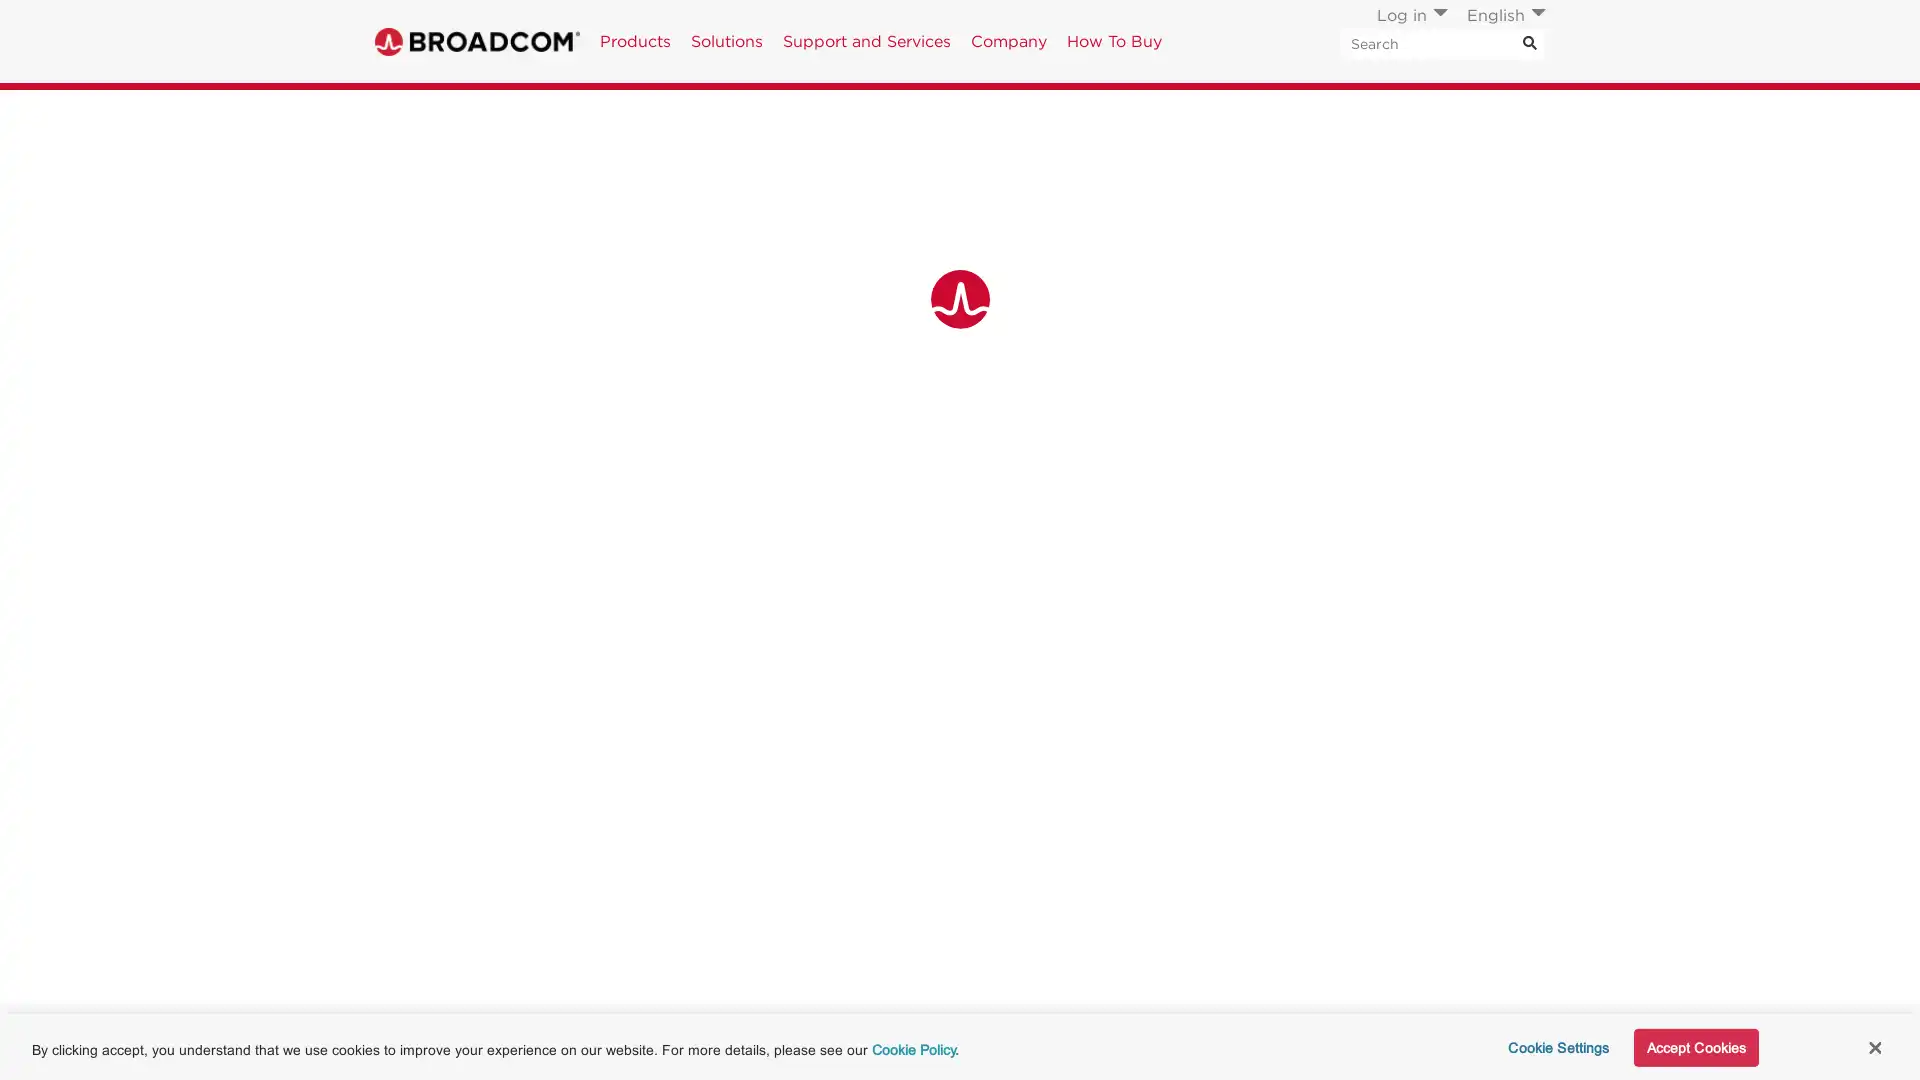  What do you see at coordinates (557, 986) in the screenshot?
I see `Play Video` at bounding box center [557, 986].